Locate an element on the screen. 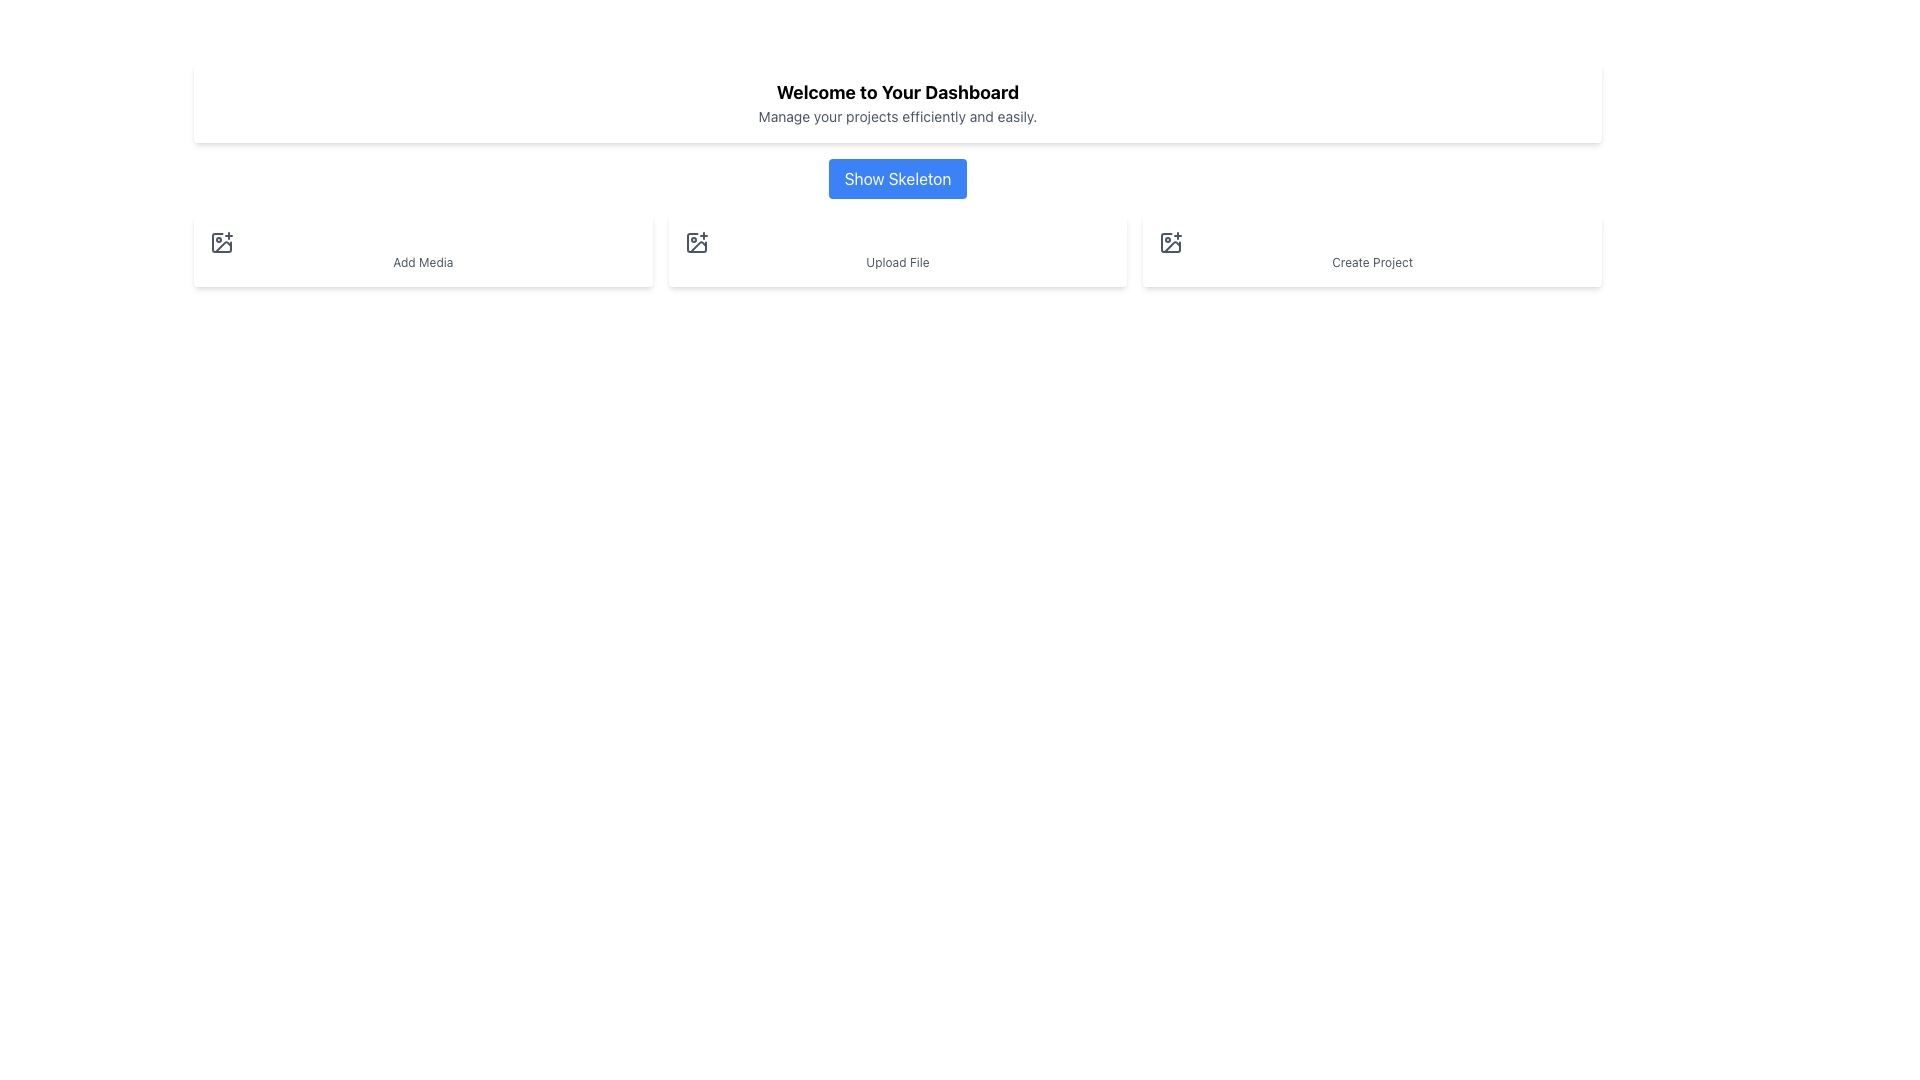  the 'Add Media' text label, which is styled in gray and positioned at the bottom of a card layout, near an image icon with a plus sign is located at coordinates (422, 261).